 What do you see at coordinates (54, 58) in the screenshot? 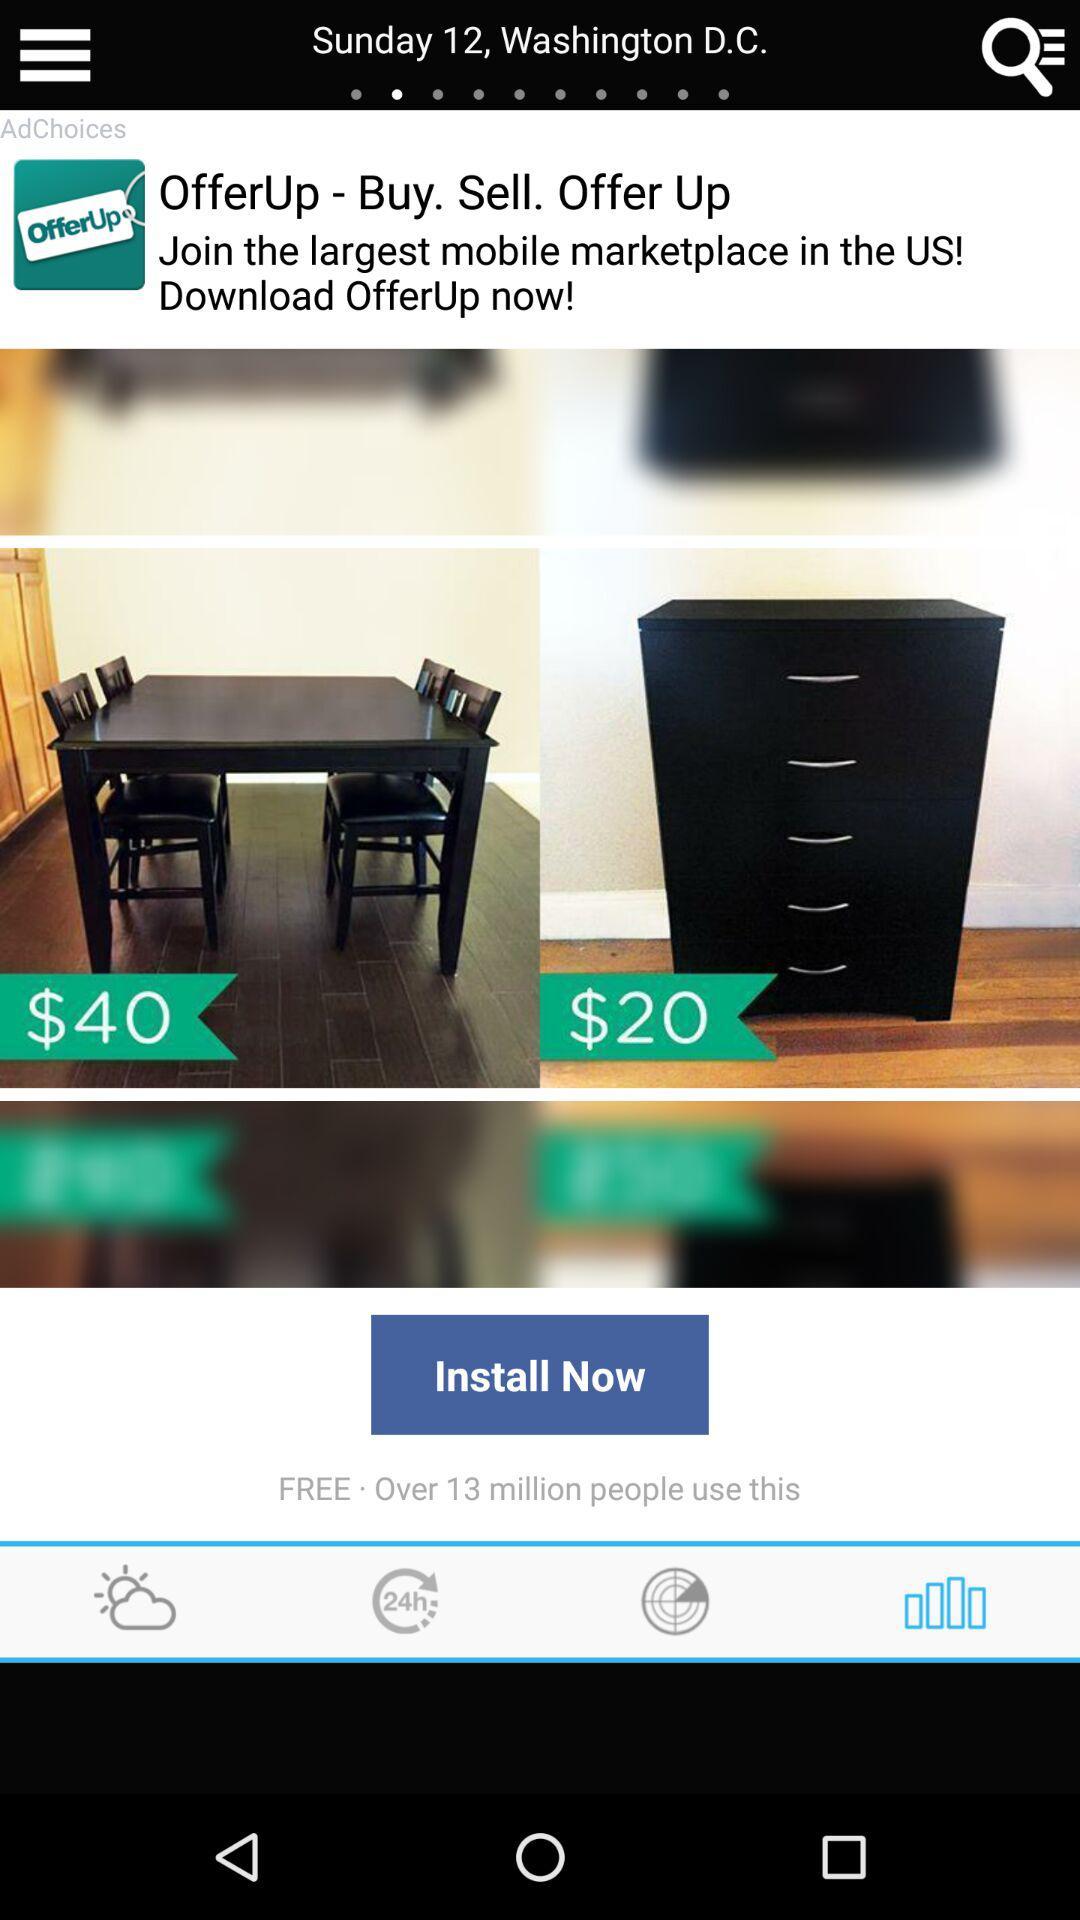
I see `the menu icon` at bounding box center [54, 58].